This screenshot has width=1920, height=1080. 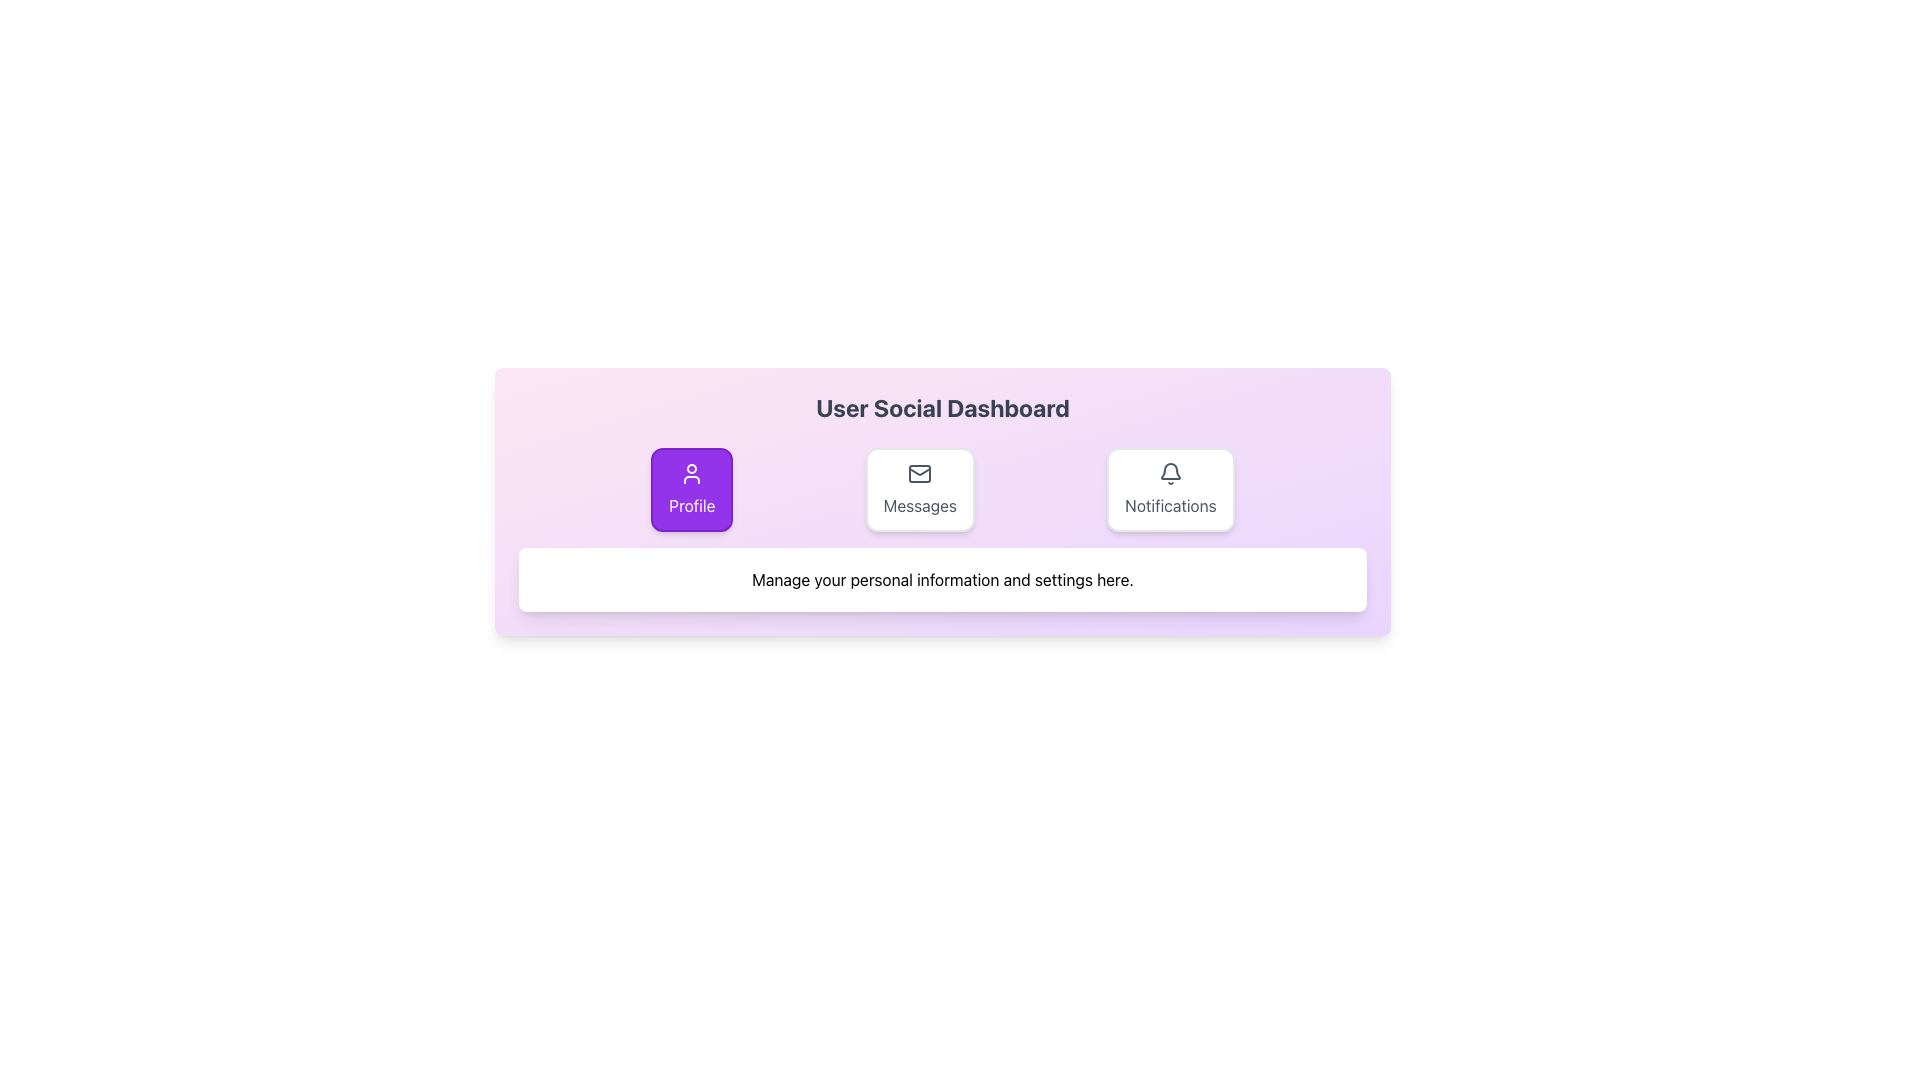 I want to click on the small graphical feature of the mail envelope icon within the Messages icon, which is part of the row containing Profile, Messages, and Notifications, so click(x=919, y=471).